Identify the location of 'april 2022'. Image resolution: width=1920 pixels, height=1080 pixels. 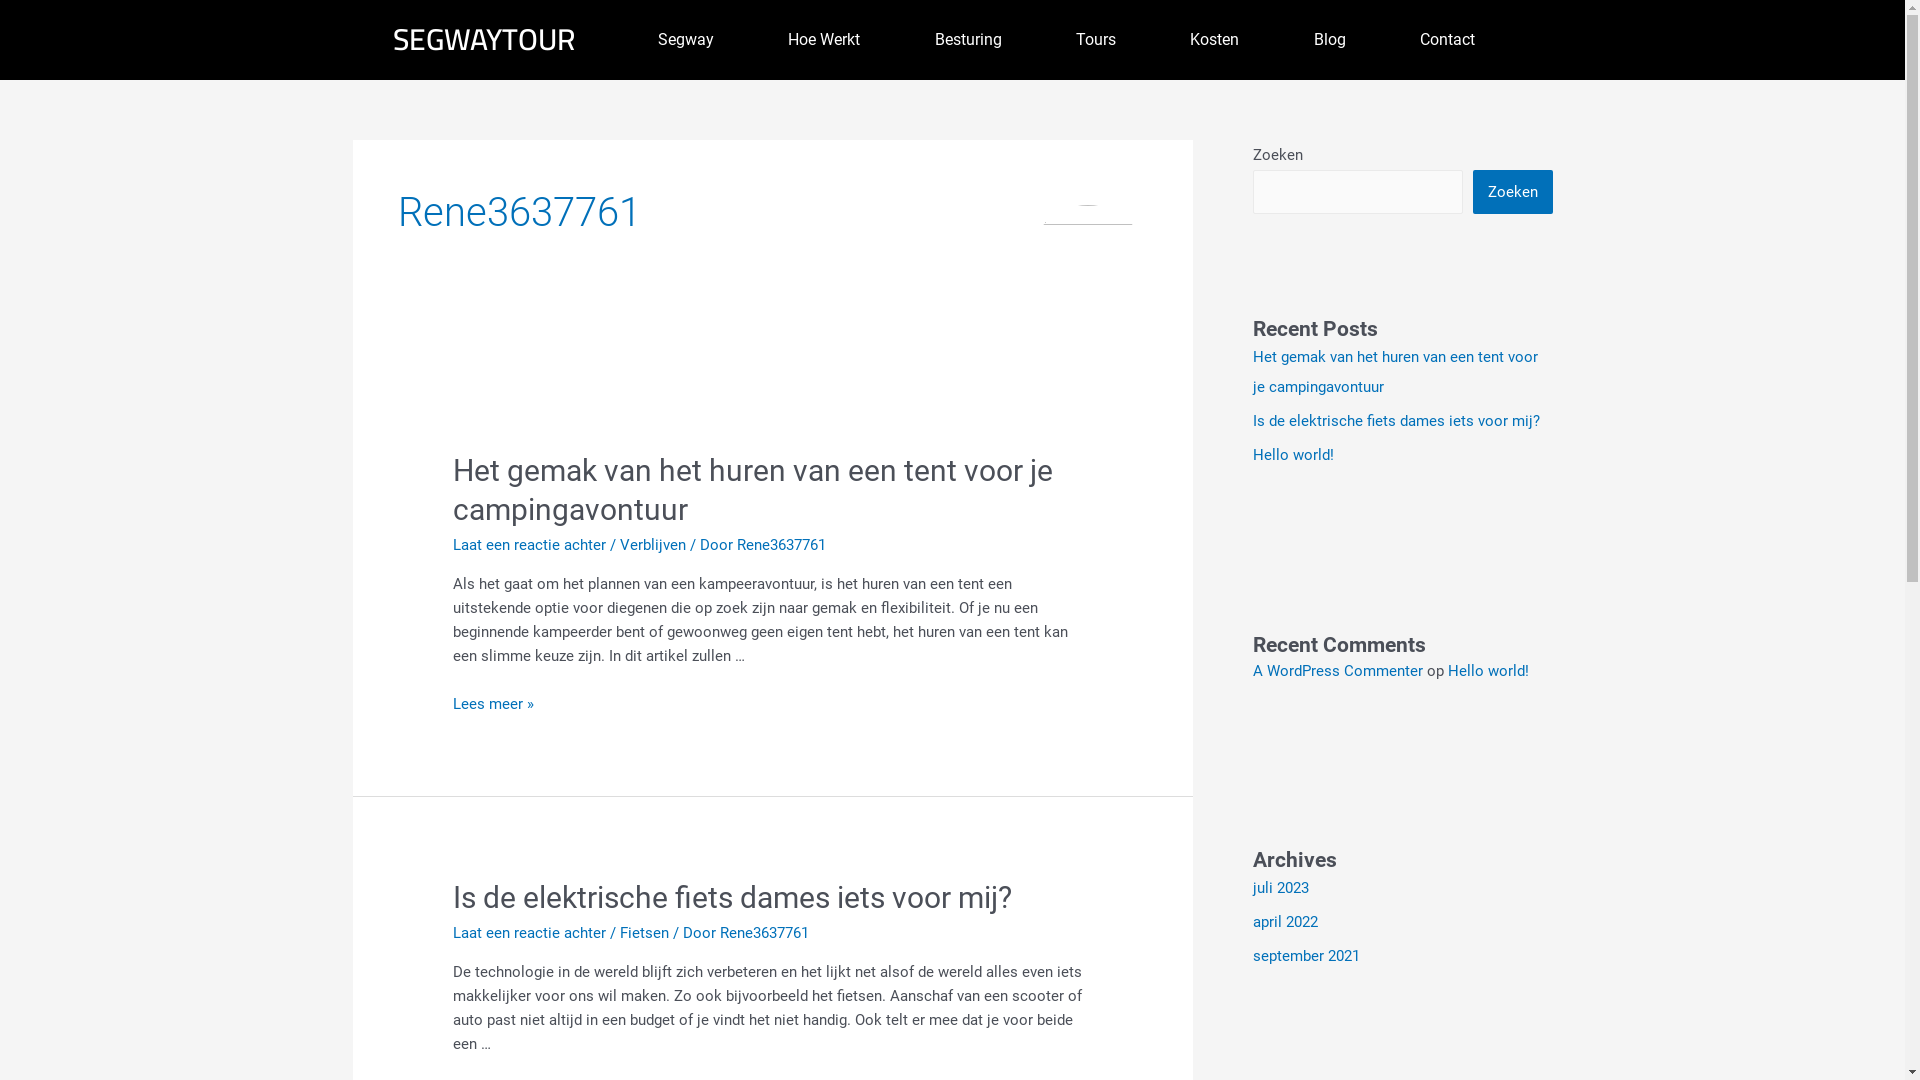
(1251, 921).